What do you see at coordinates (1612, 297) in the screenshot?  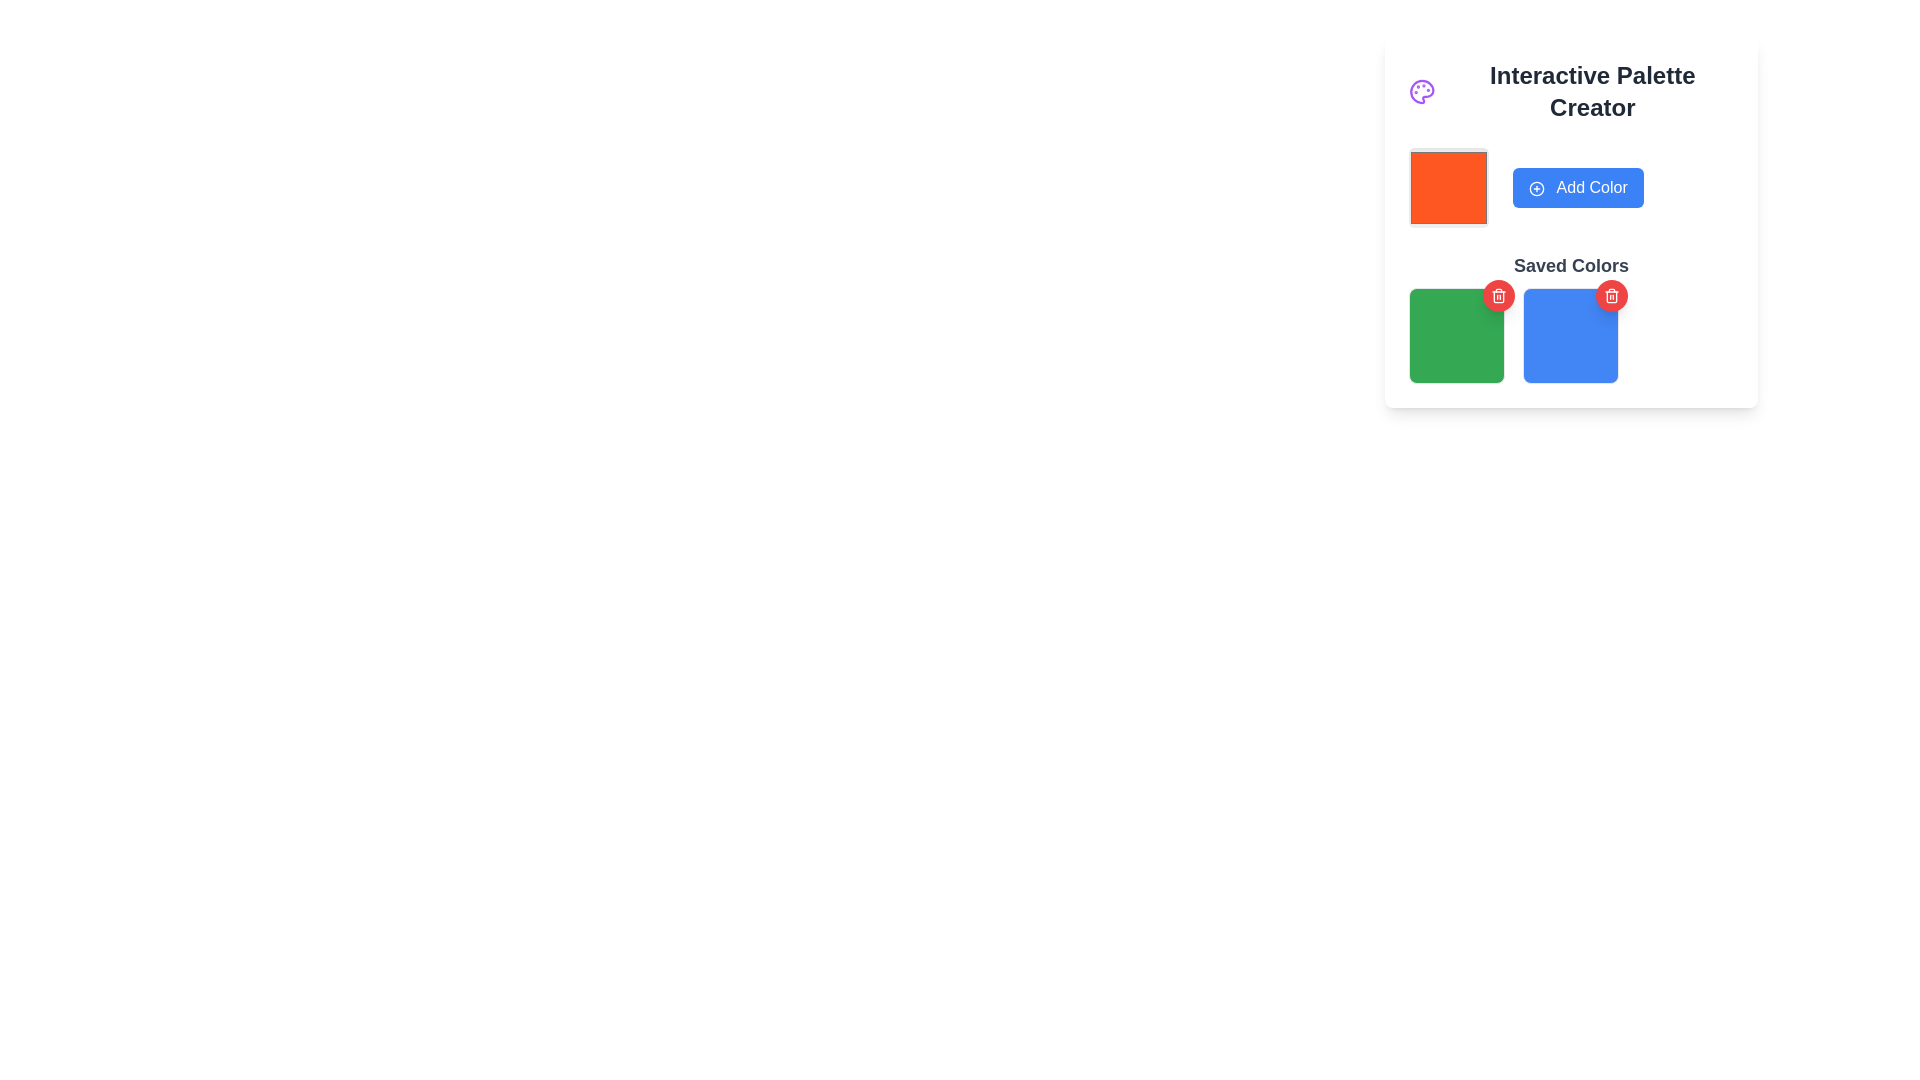 I see `the central vertical component of the trash can icon located above the blue color block in the 'Saved Colors' section` at bounding box center [1612, 297].